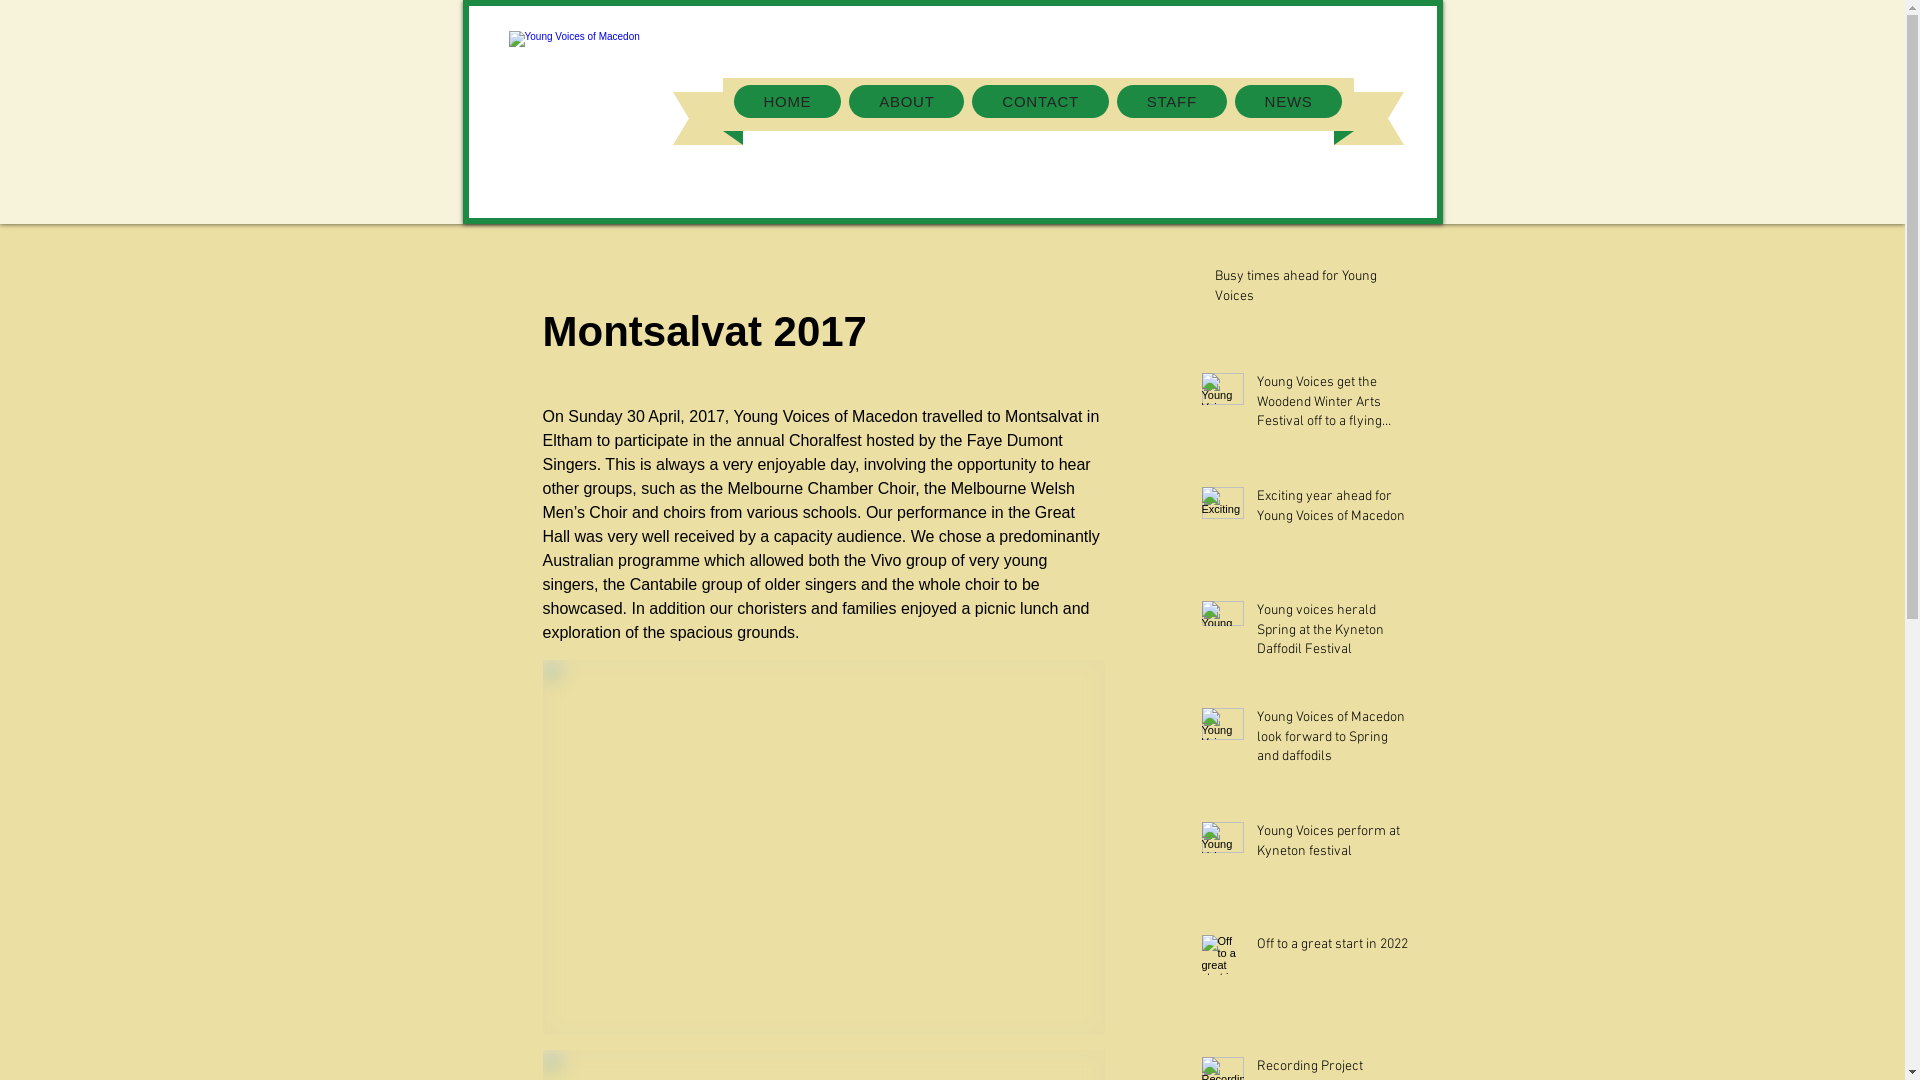 Image resolution: width=1920 pixels, height=1080 pixels. I want to click on 'Off to a great start in 2022', so click(1332, 947).